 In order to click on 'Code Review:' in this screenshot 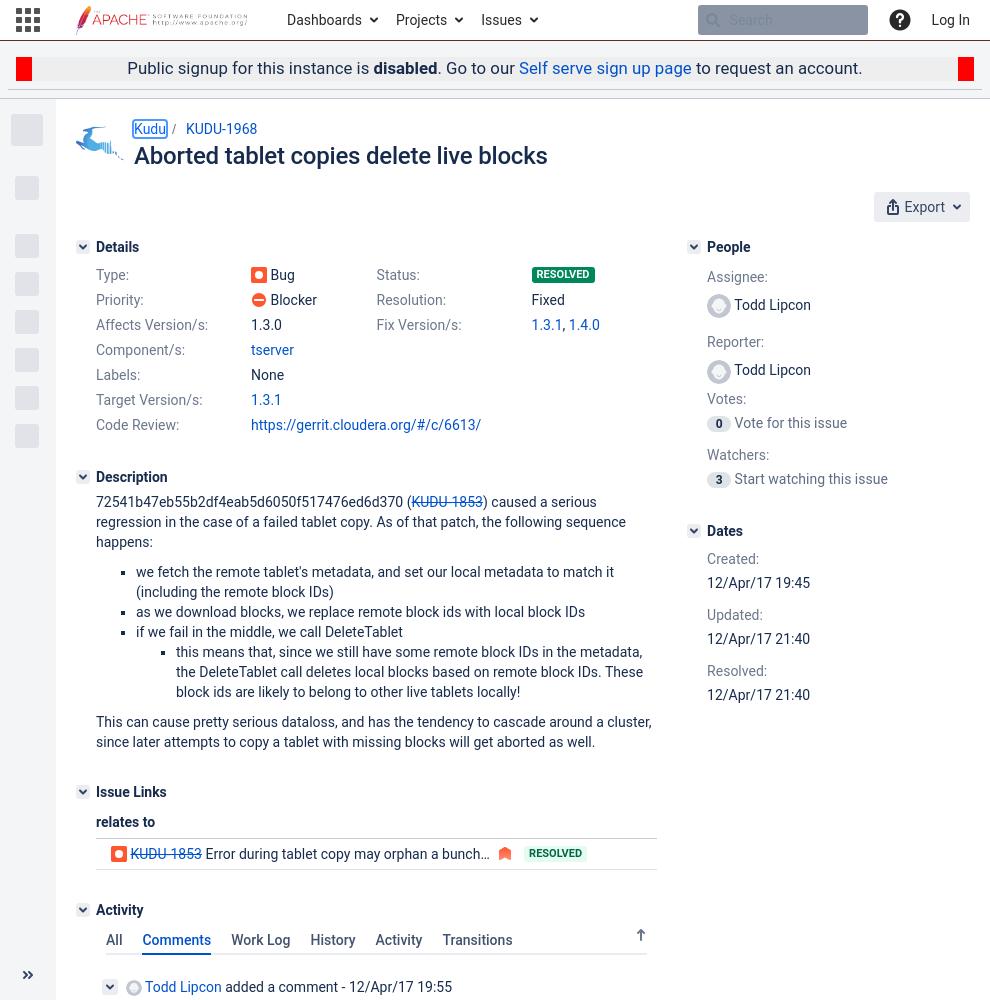, I will do `click(136, 424)`.